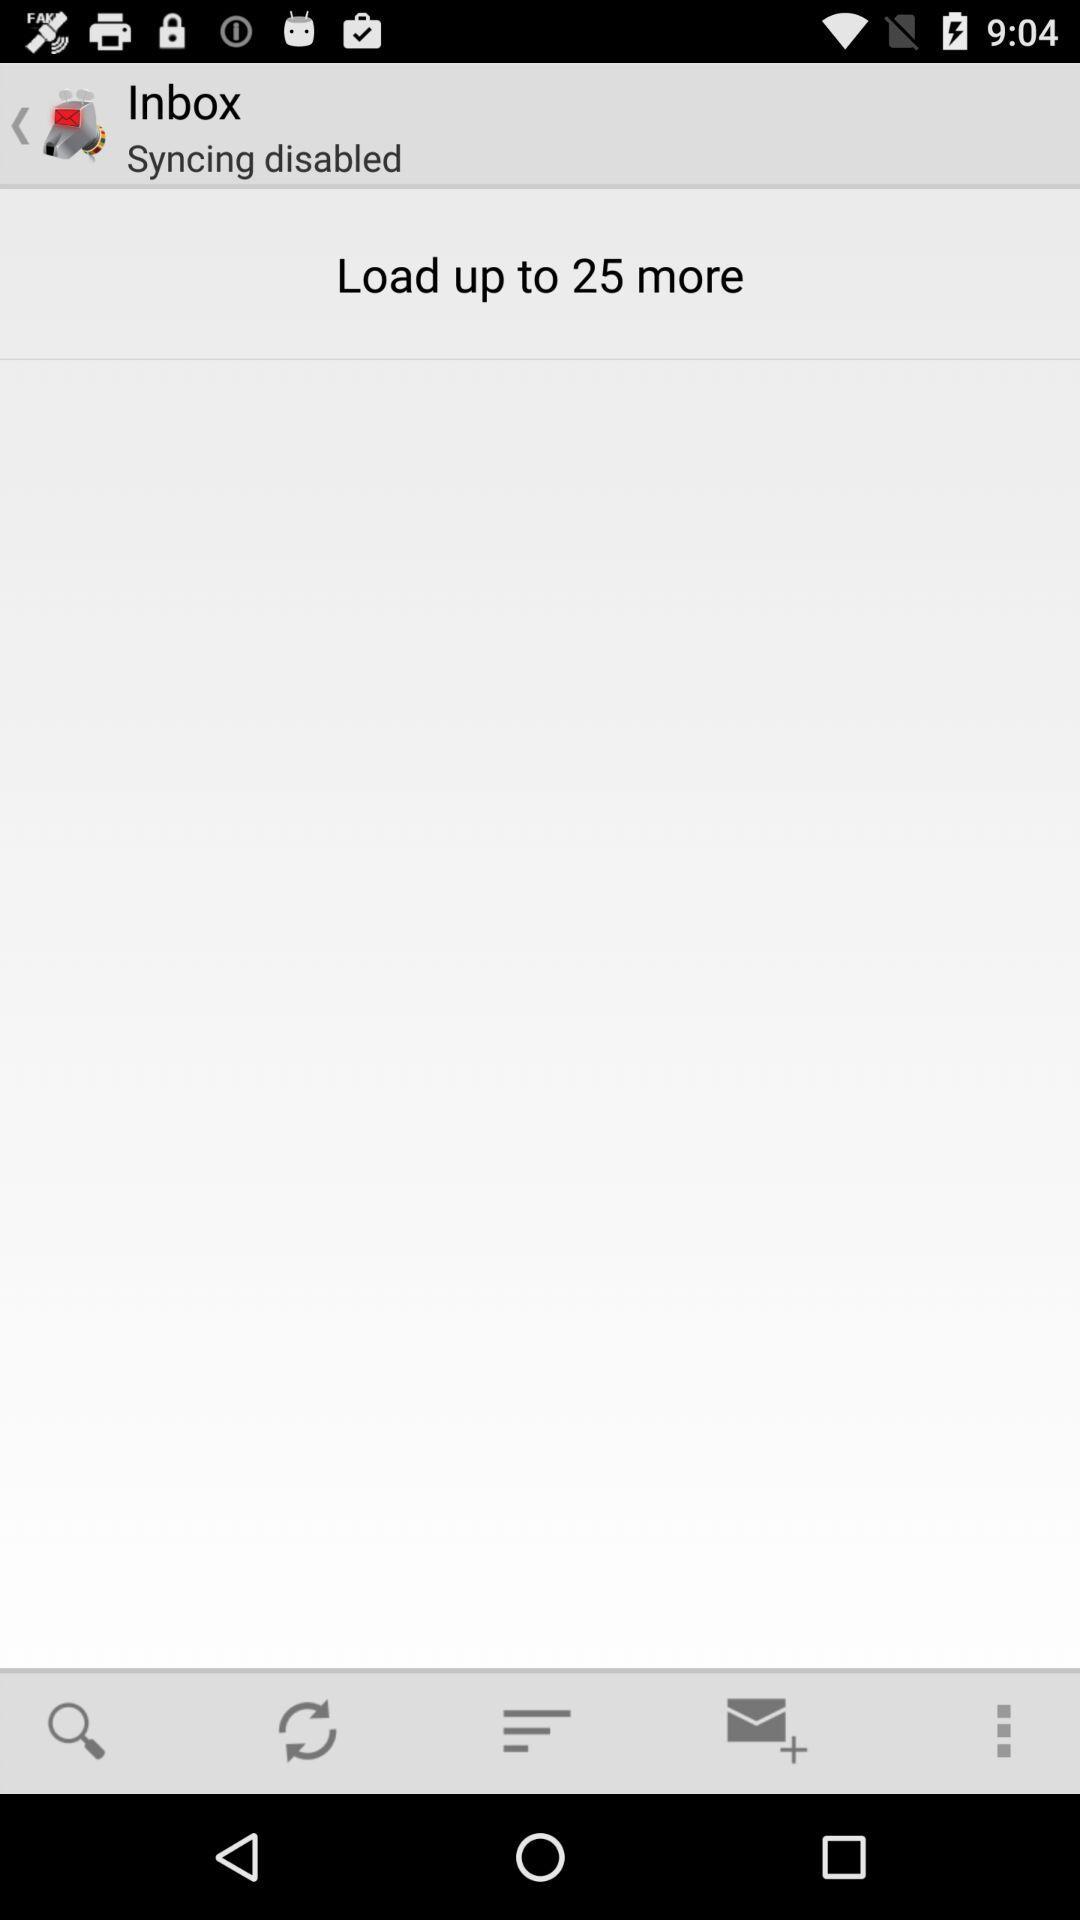 The height and width of the screenshot is (1920, 1080). Describe the element at coordinates (536, 1730) in the screenshot. I see `item below the load up to item` at that location.